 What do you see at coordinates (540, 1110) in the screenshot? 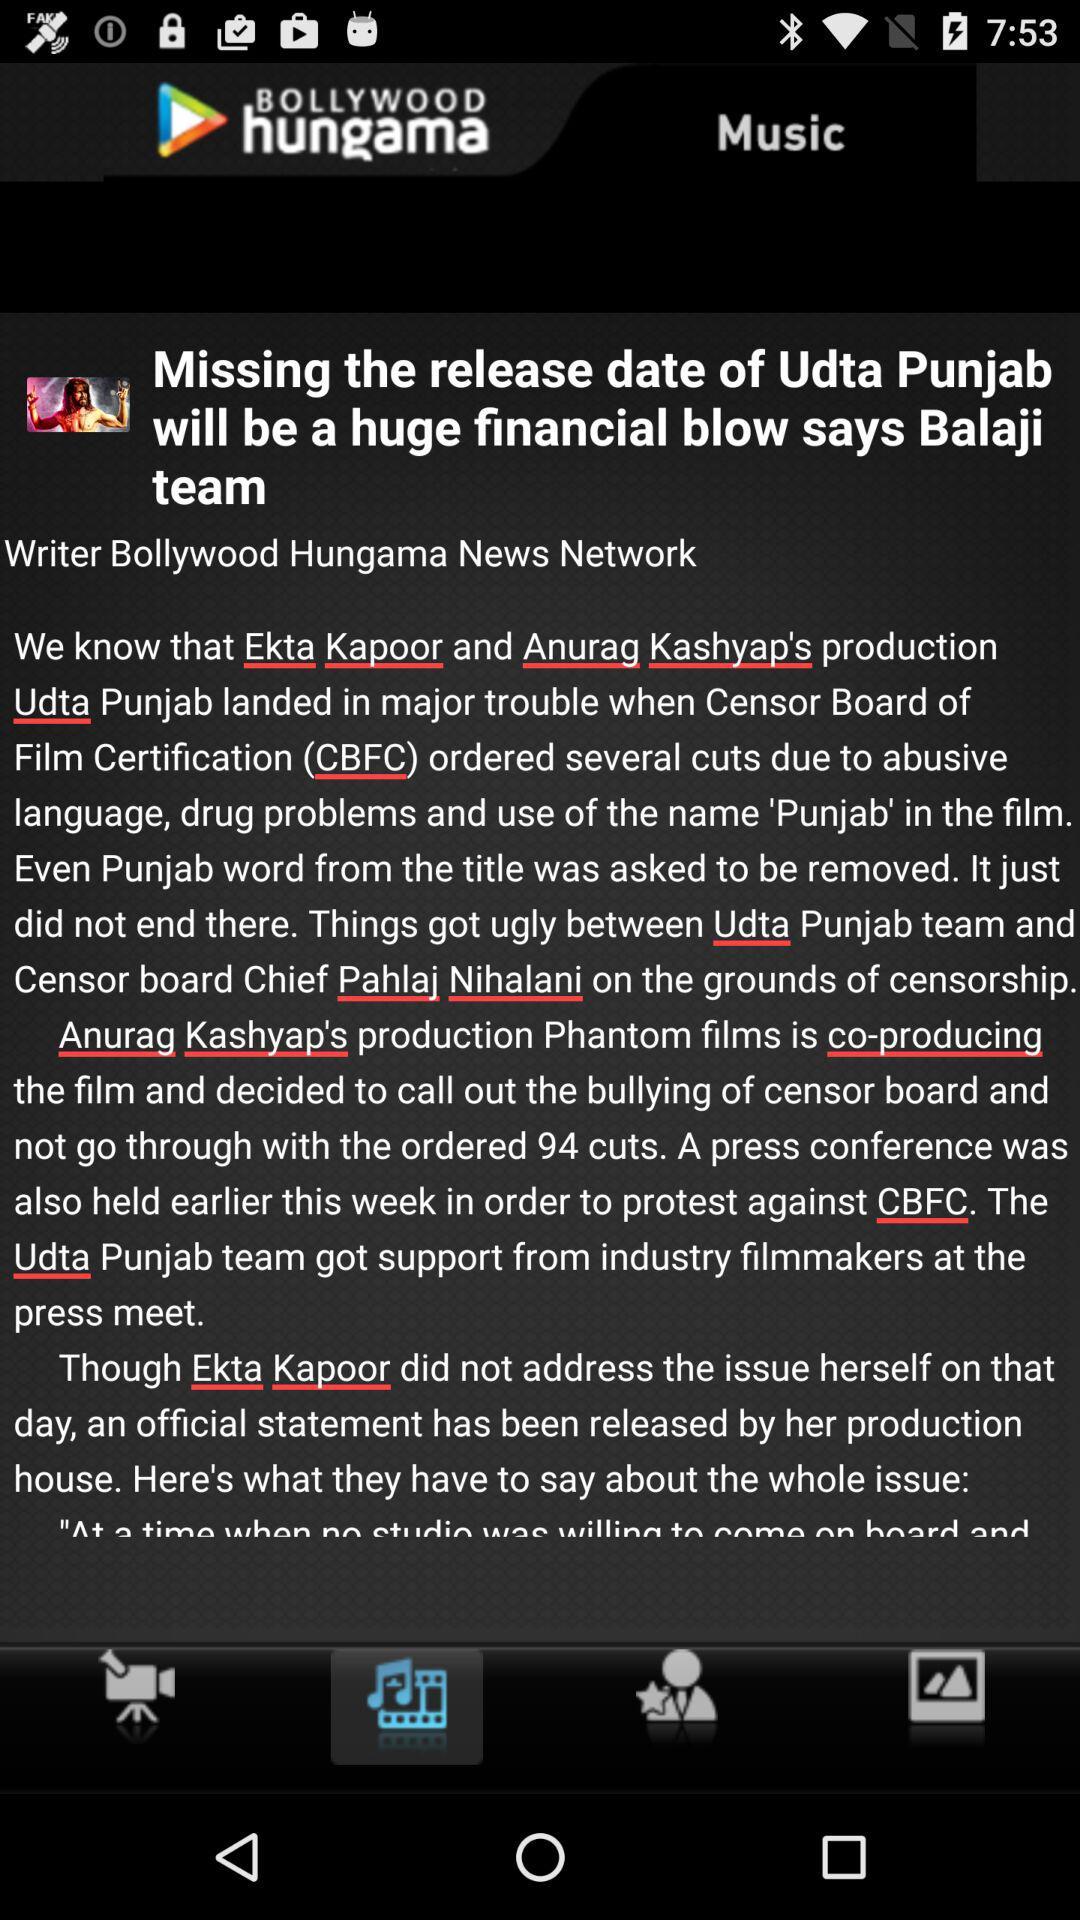
I see `the we know that item` at bounding box center [540, 1110].